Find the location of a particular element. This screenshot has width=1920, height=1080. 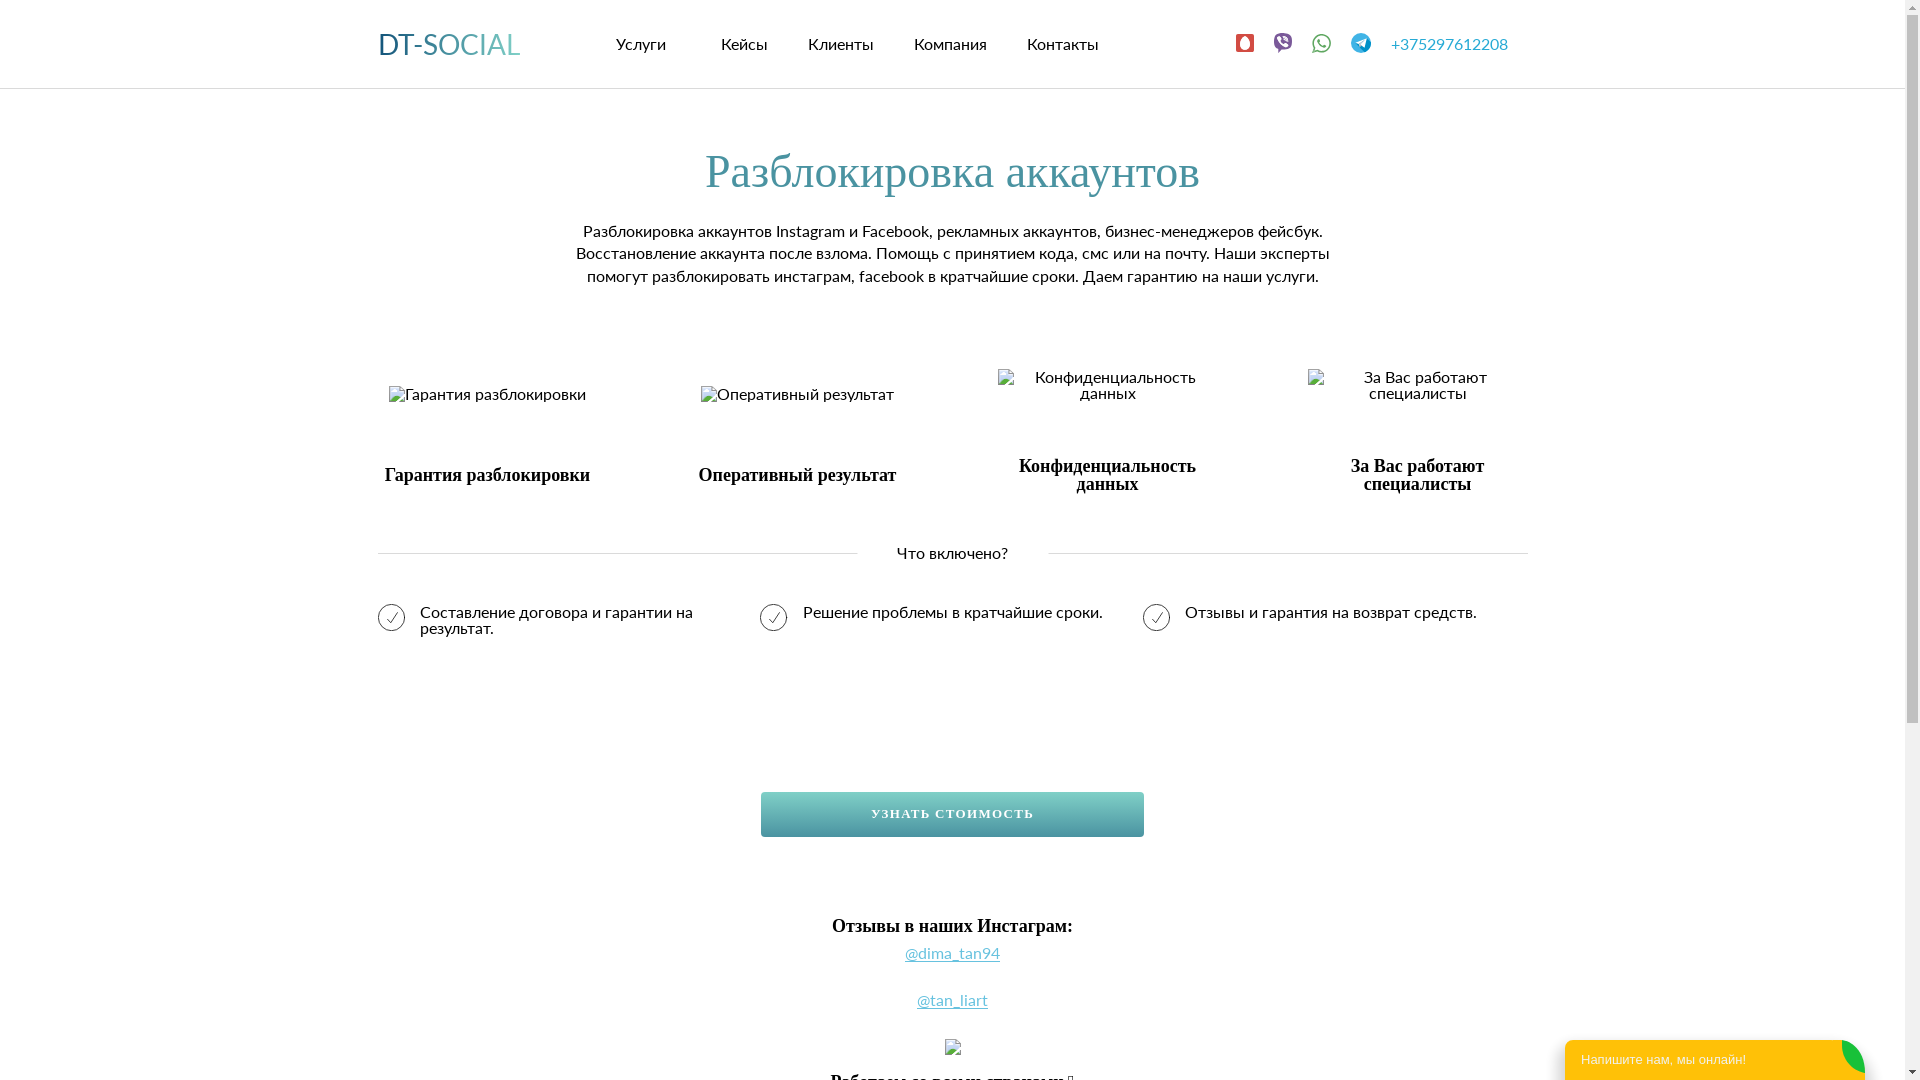

'DT-SOCIAL' is located at coordinates (448, 43).